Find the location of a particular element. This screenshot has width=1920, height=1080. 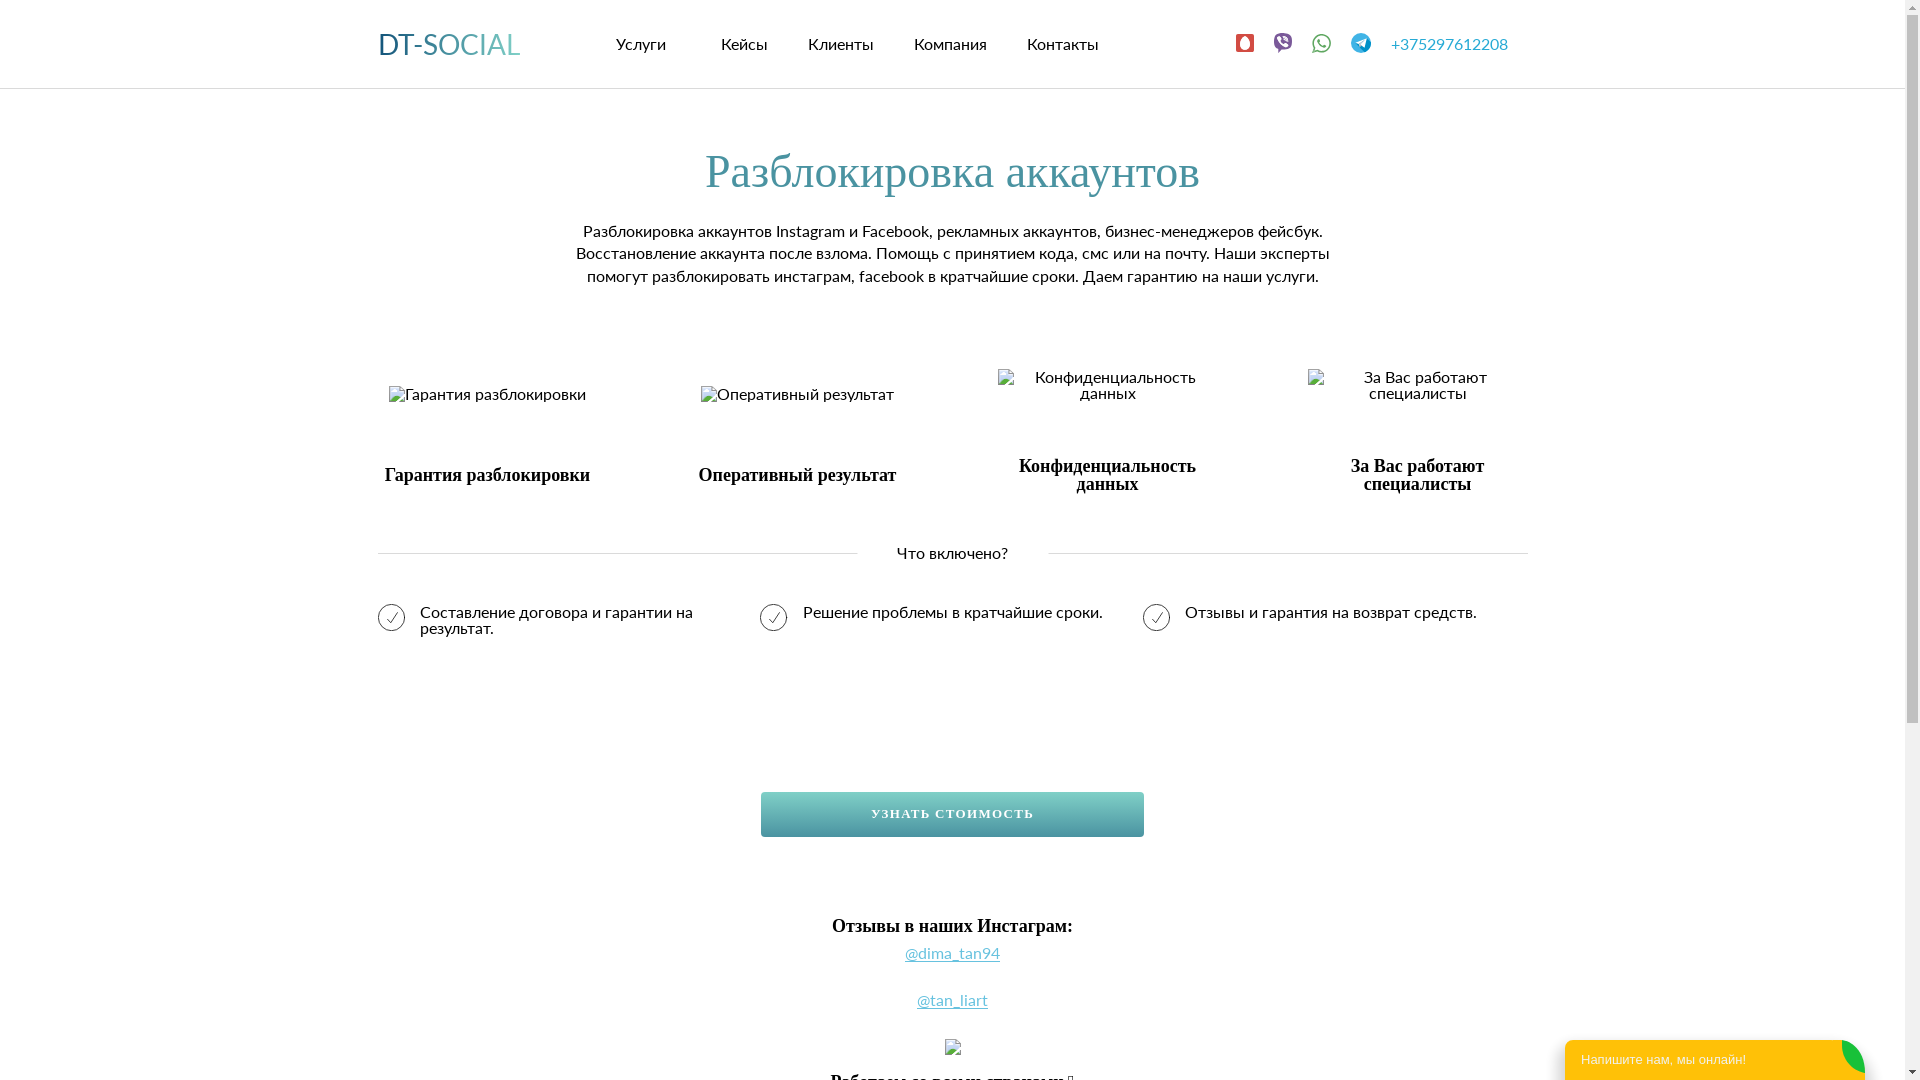

'DT-SOCIAL' is located at coordinates (448, 43).